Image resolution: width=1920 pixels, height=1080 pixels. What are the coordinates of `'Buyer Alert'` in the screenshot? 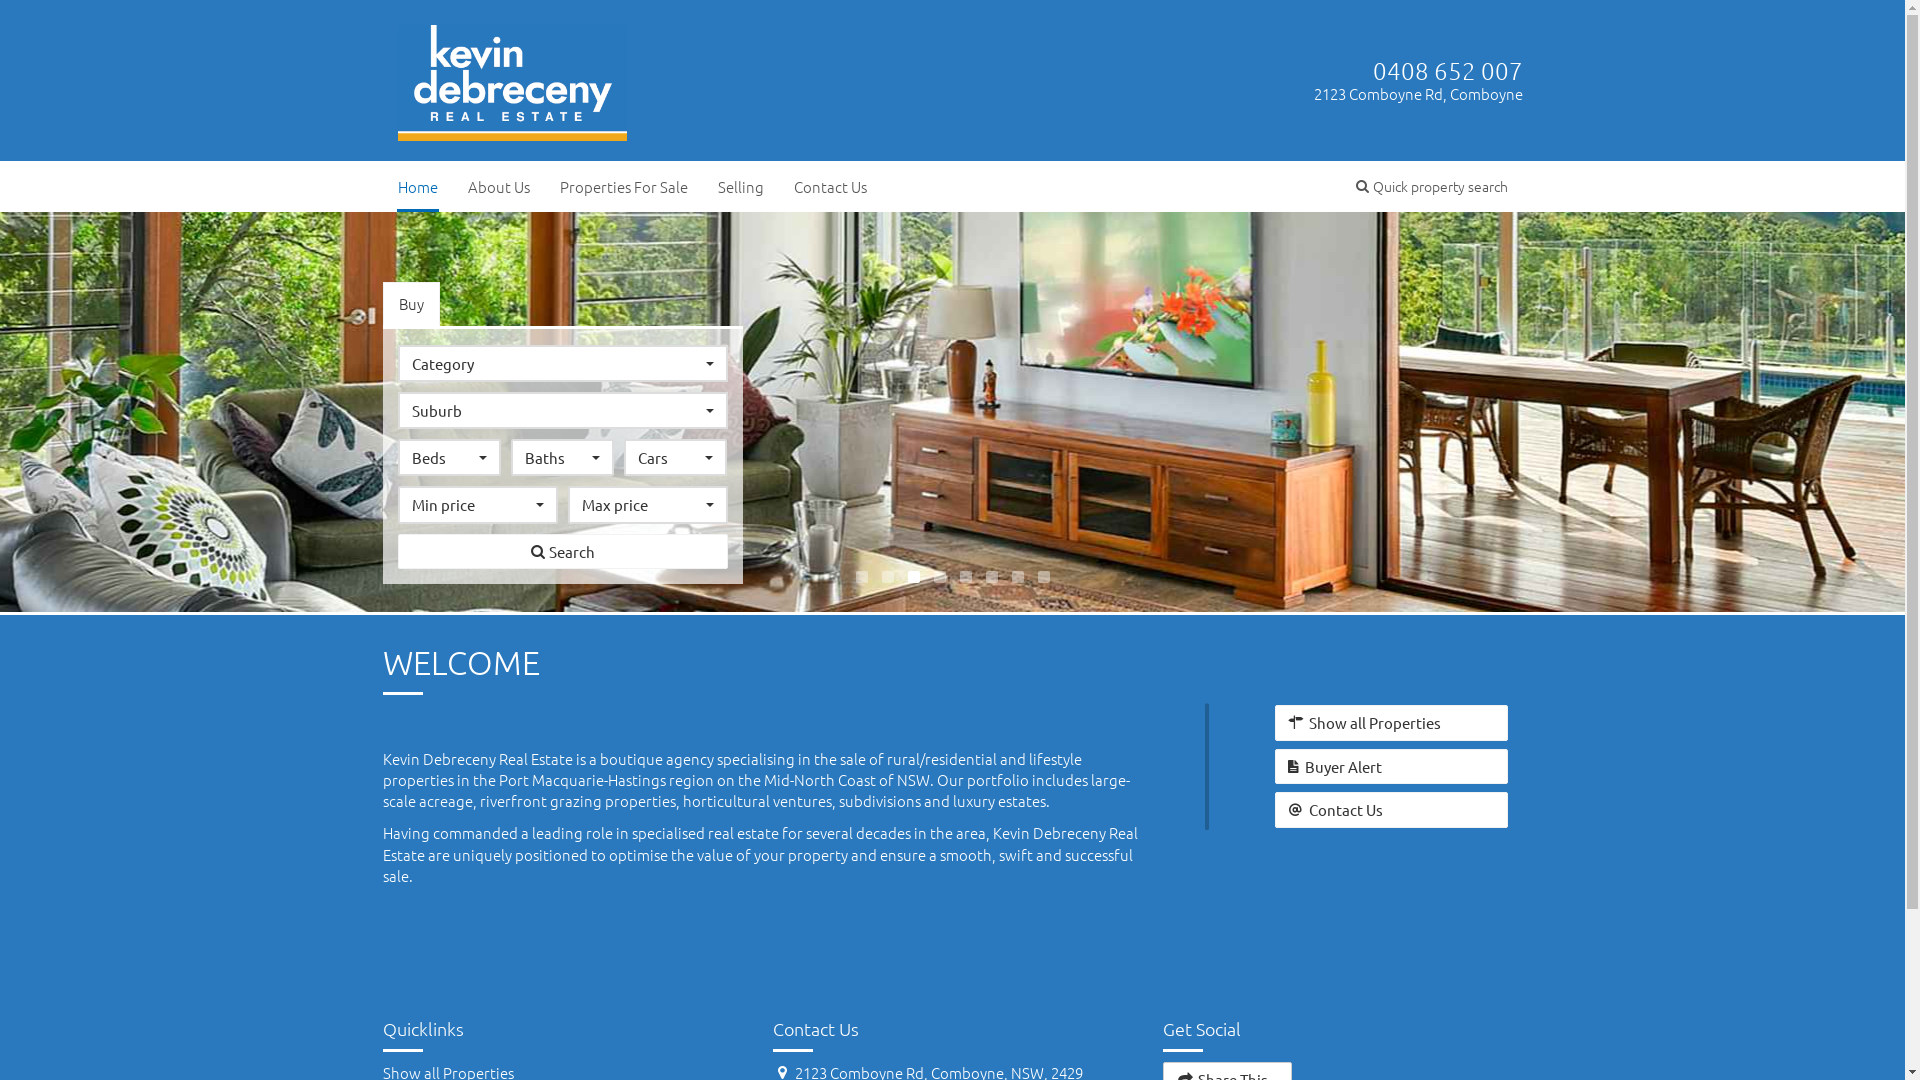 It's located at (1274, 765).